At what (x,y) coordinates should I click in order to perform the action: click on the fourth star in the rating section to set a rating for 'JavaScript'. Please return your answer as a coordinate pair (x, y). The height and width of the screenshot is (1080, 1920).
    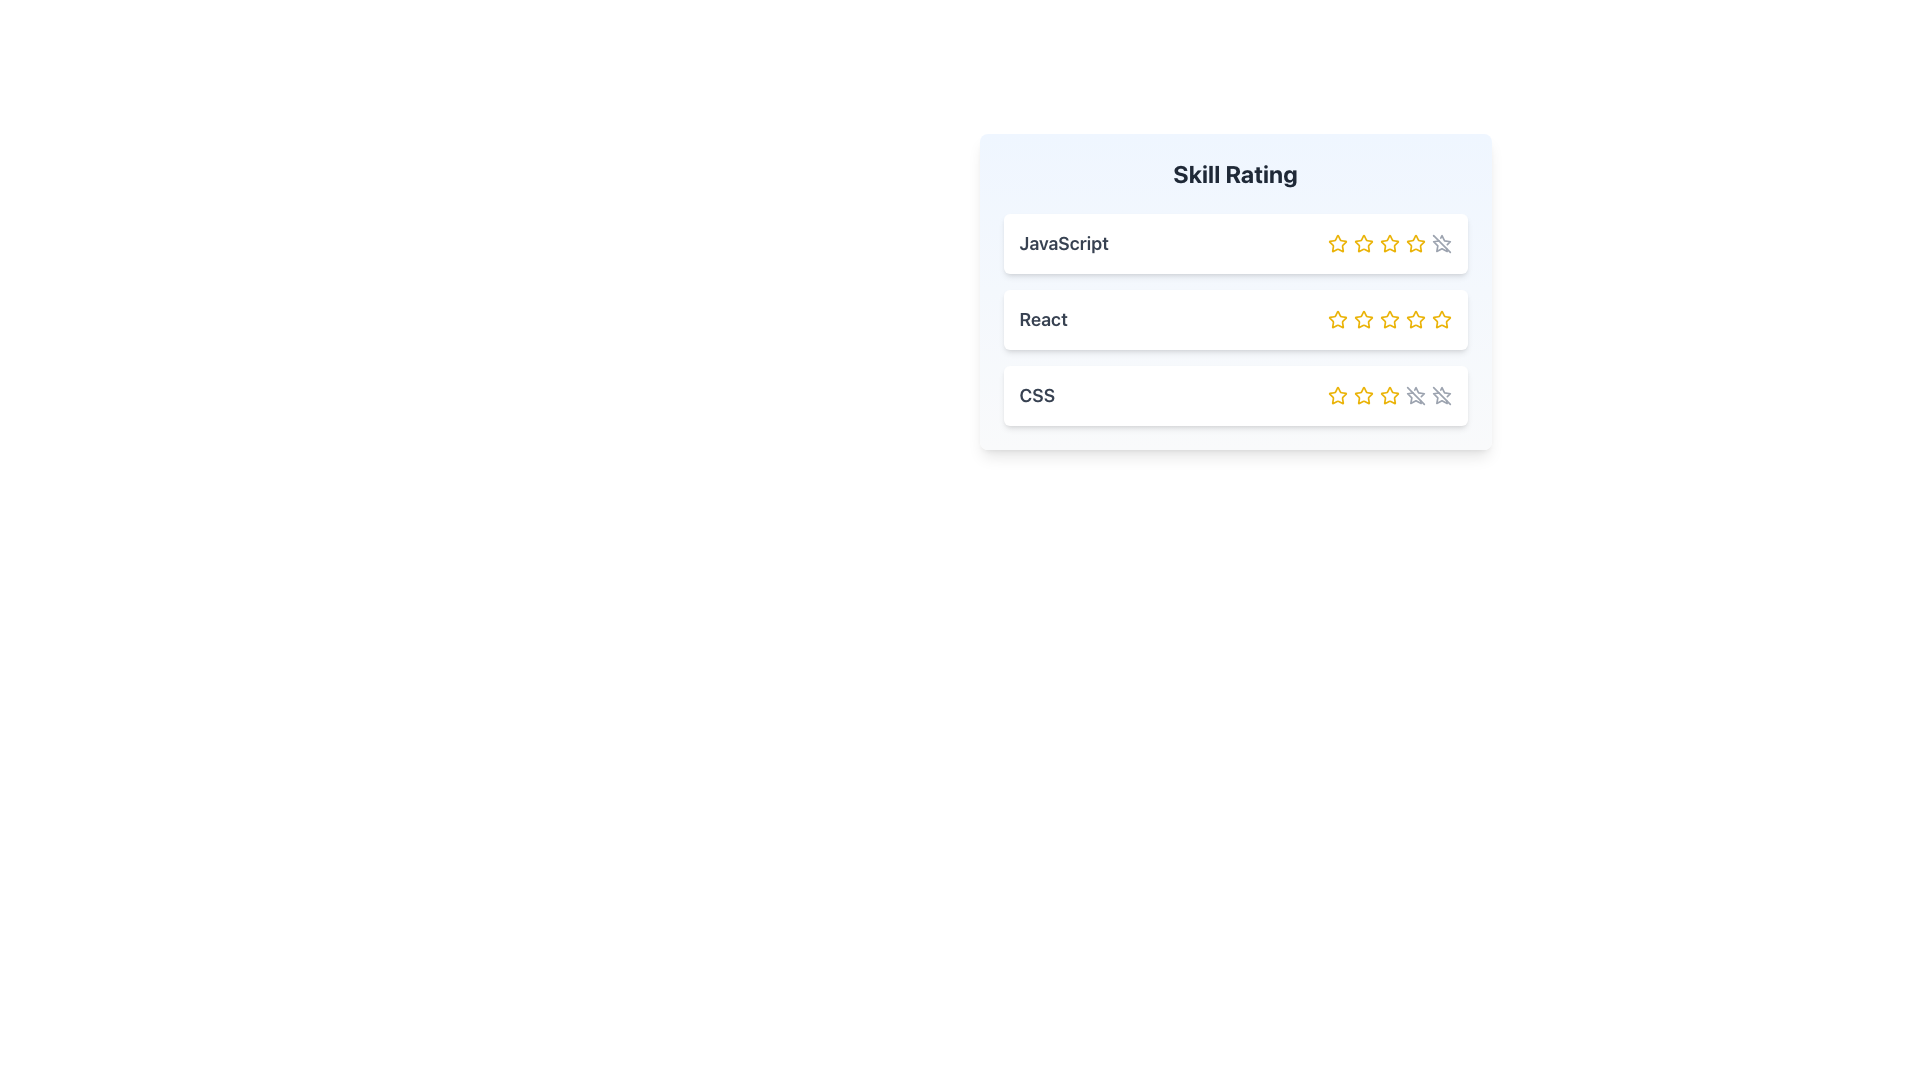
    Looking at the image, I should click on (1388, 242).